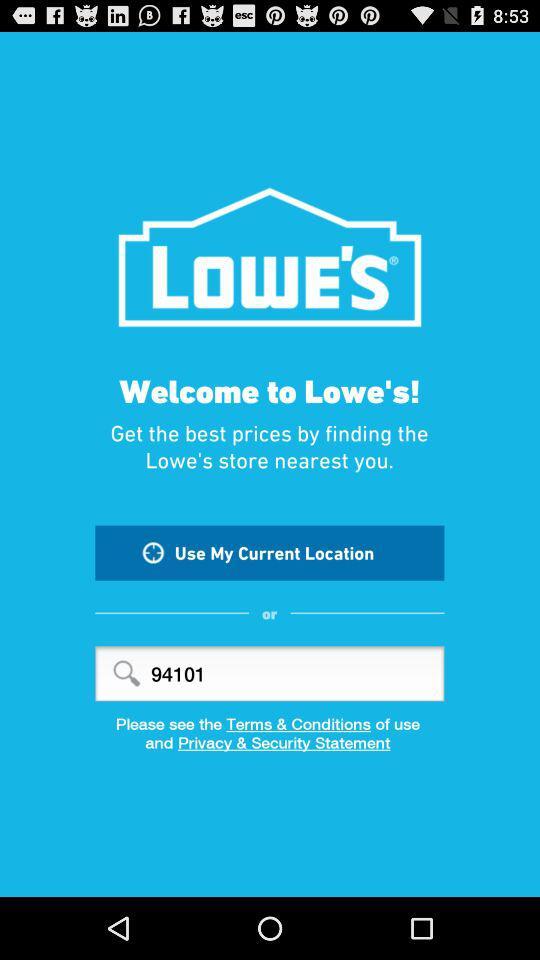 Image resolution: width=540 pixels, height=960 pixels. Describe the element at coordinates (269, 673) in the screenshot. I see `94101 item` at that location.